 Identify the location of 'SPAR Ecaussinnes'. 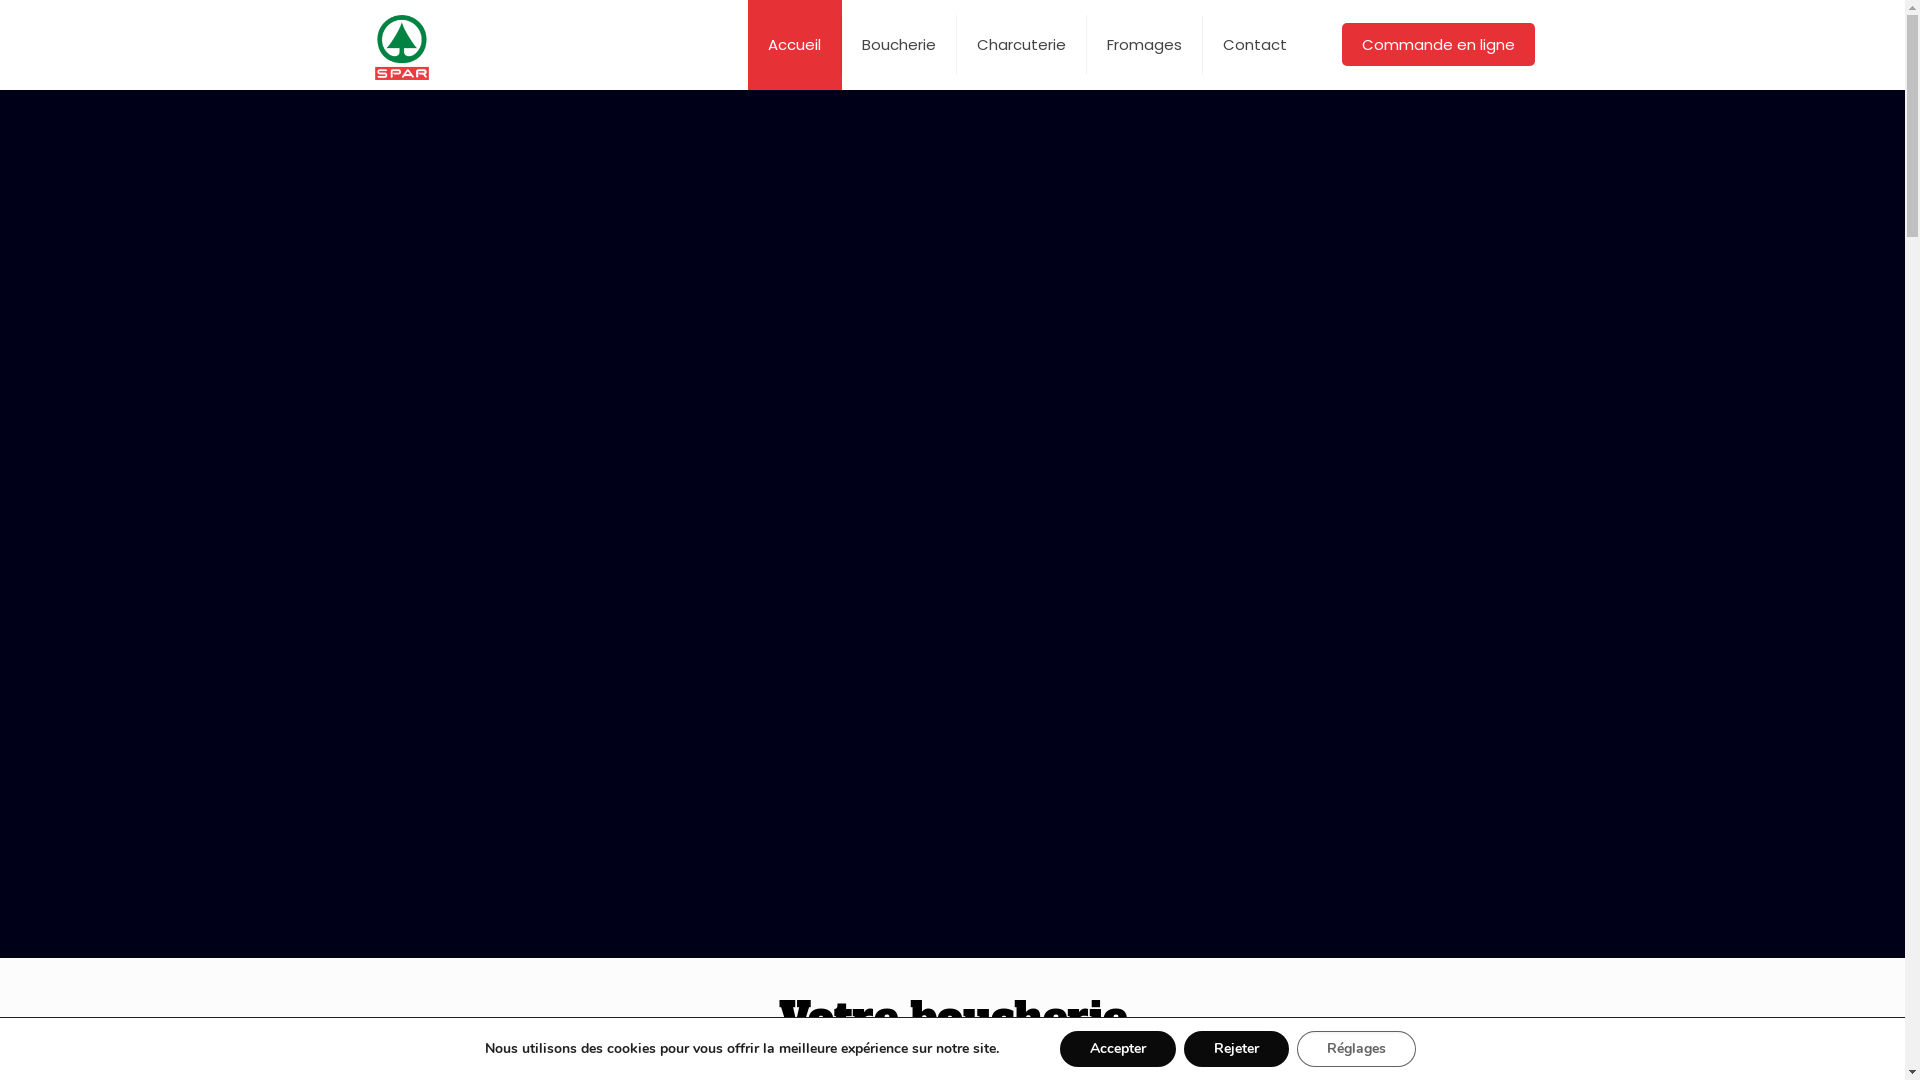
(401, 45).